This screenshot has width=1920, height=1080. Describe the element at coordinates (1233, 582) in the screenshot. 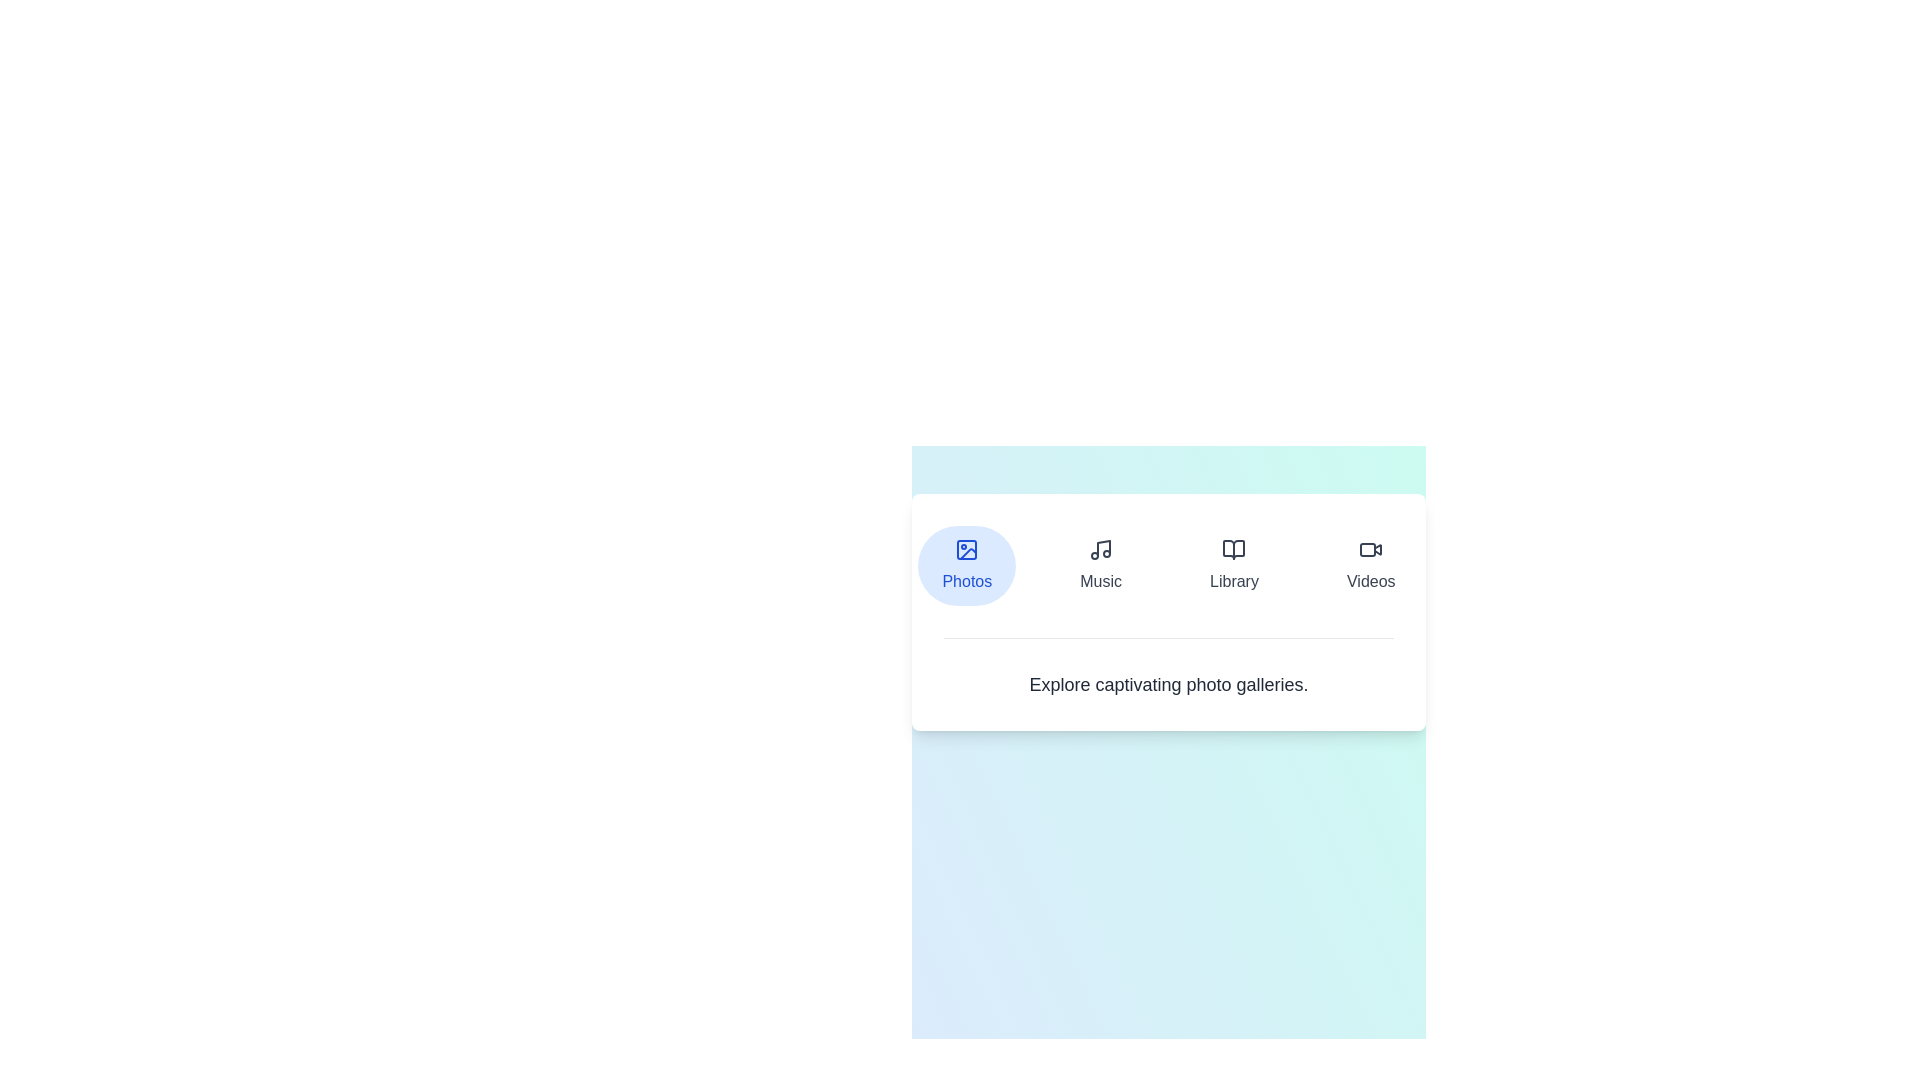

I see `the 'Library' text label in the horizontal navigation bar` at that location.